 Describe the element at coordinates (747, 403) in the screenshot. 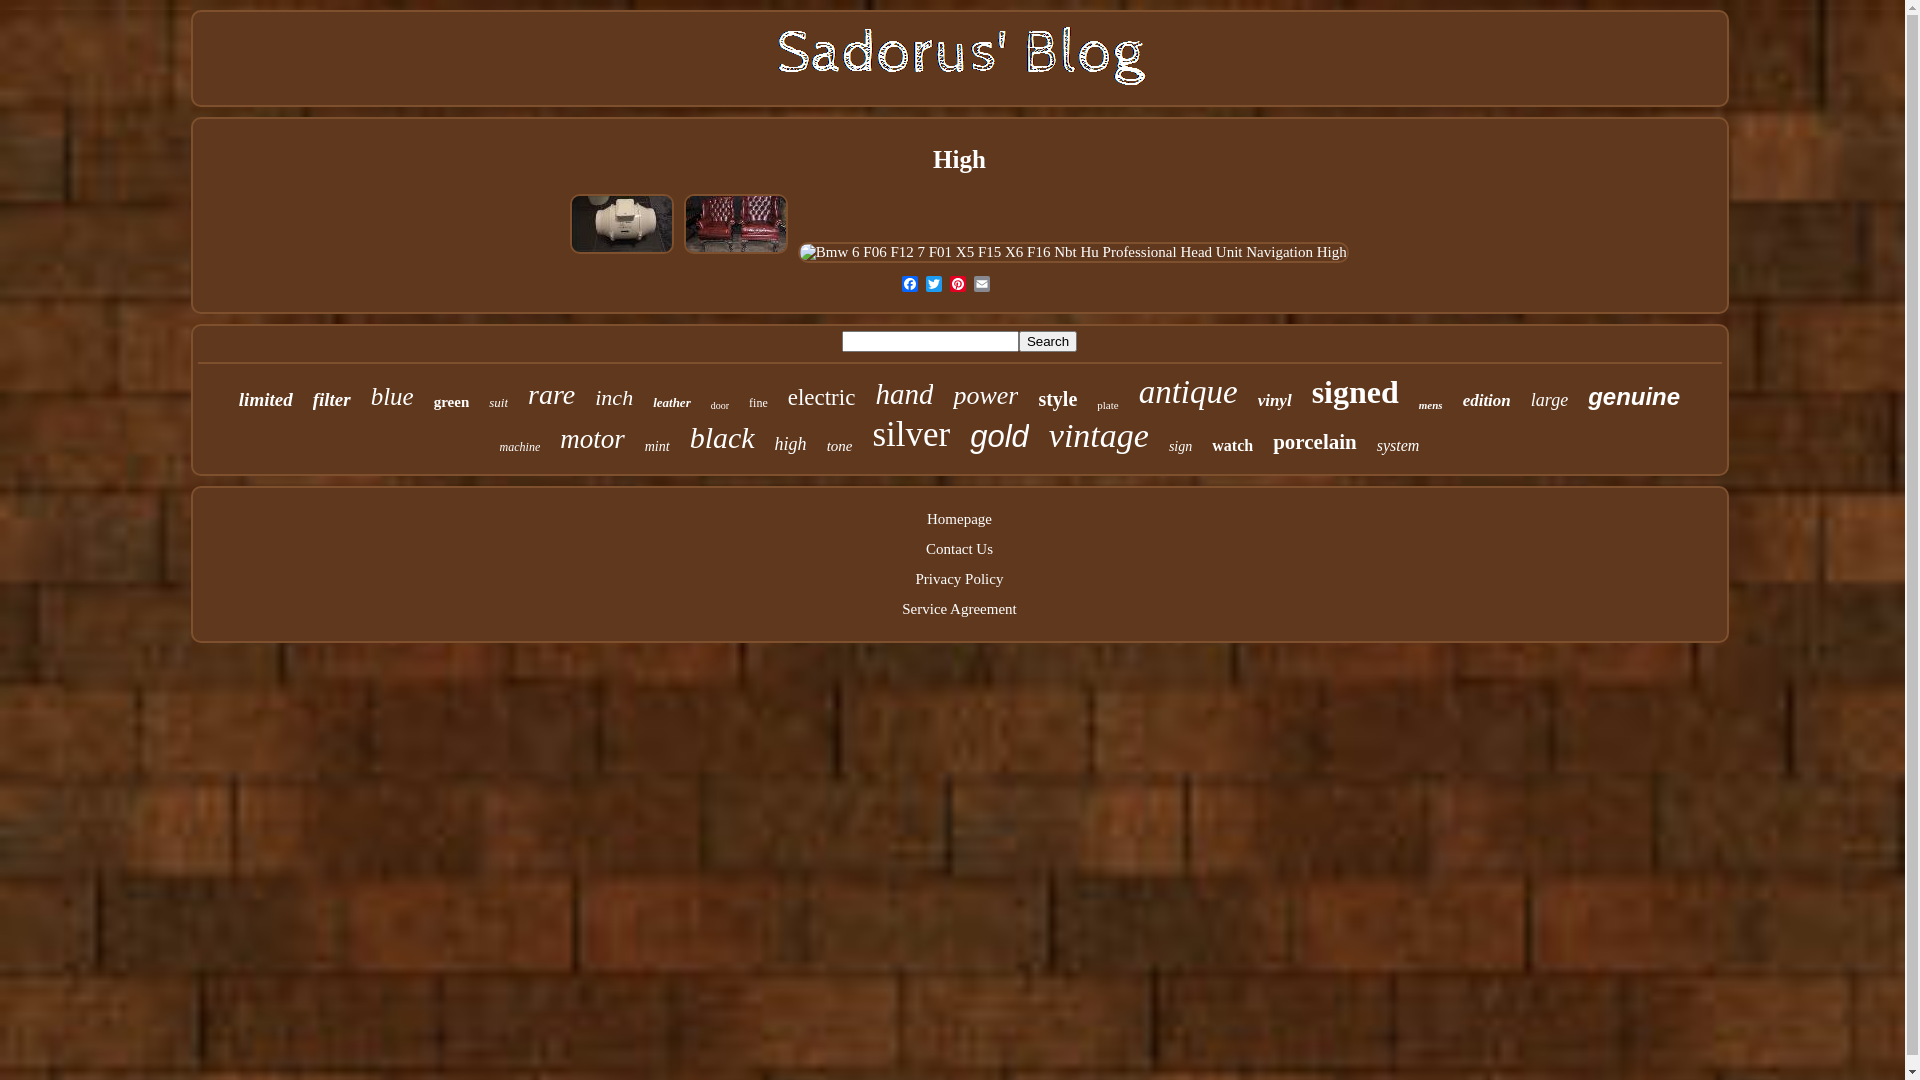

I see `'fine'` at that location.